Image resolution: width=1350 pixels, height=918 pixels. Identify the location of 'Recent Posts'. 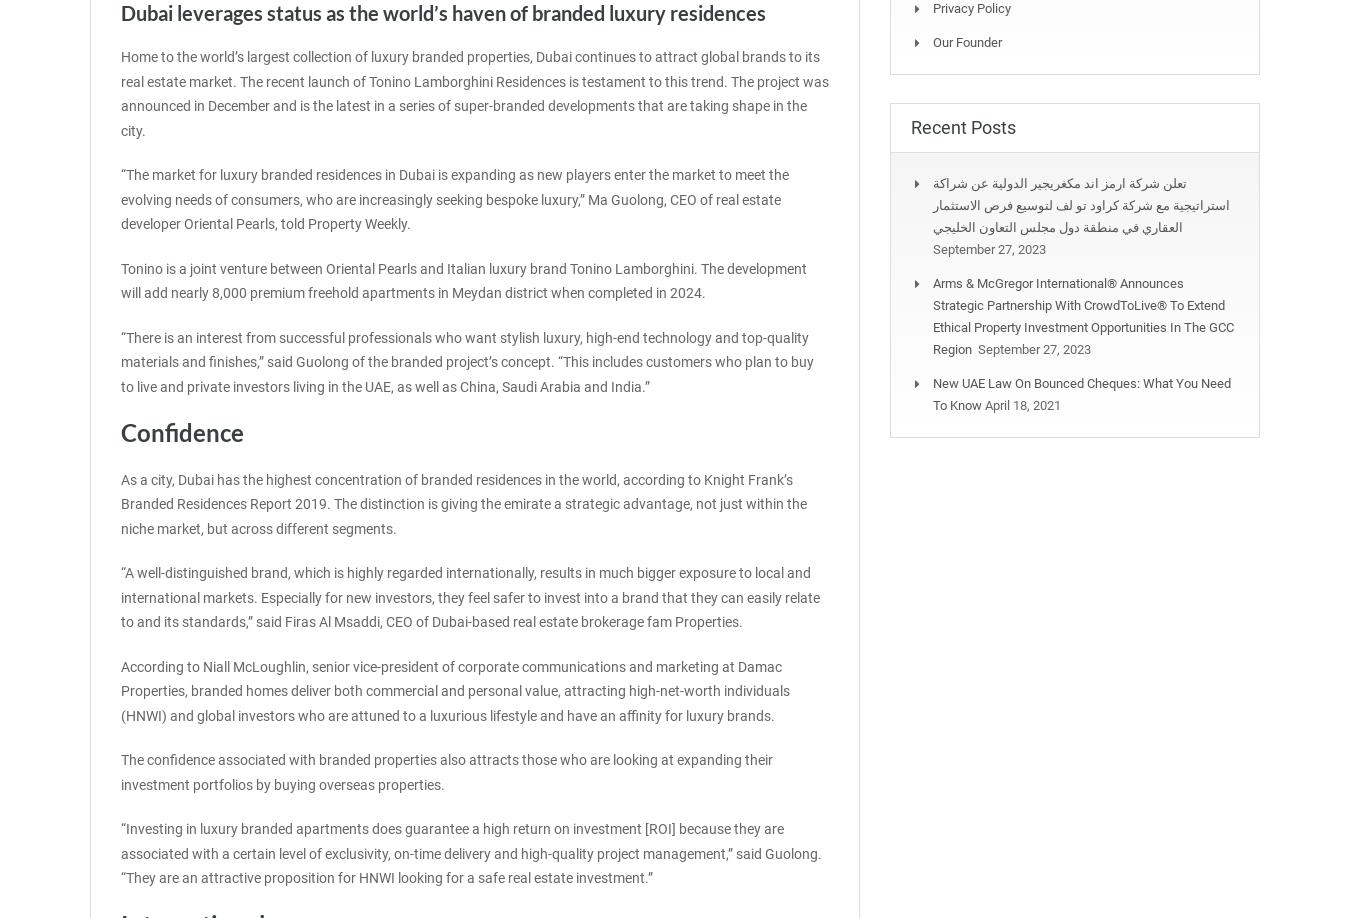
(962, 126).